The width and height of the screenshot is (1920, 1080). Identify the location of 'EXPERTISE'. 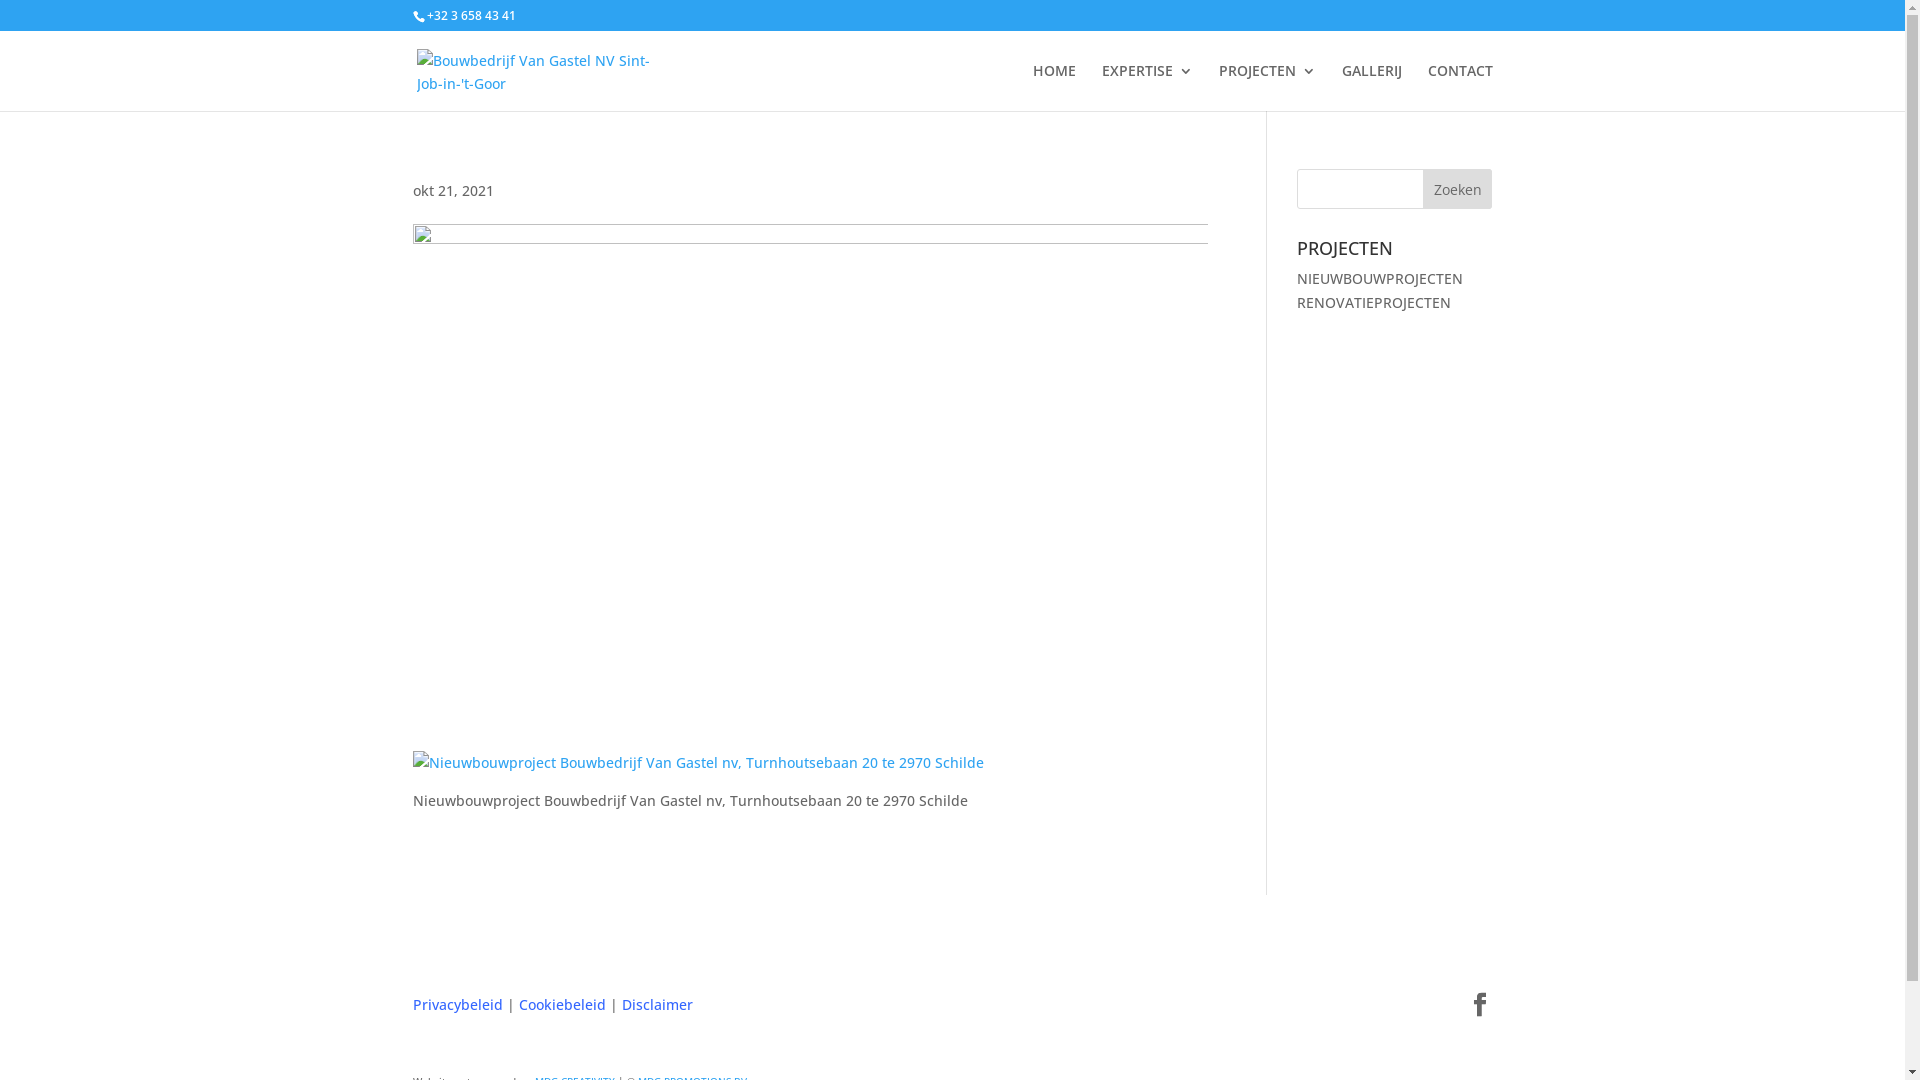
(1147, 86).